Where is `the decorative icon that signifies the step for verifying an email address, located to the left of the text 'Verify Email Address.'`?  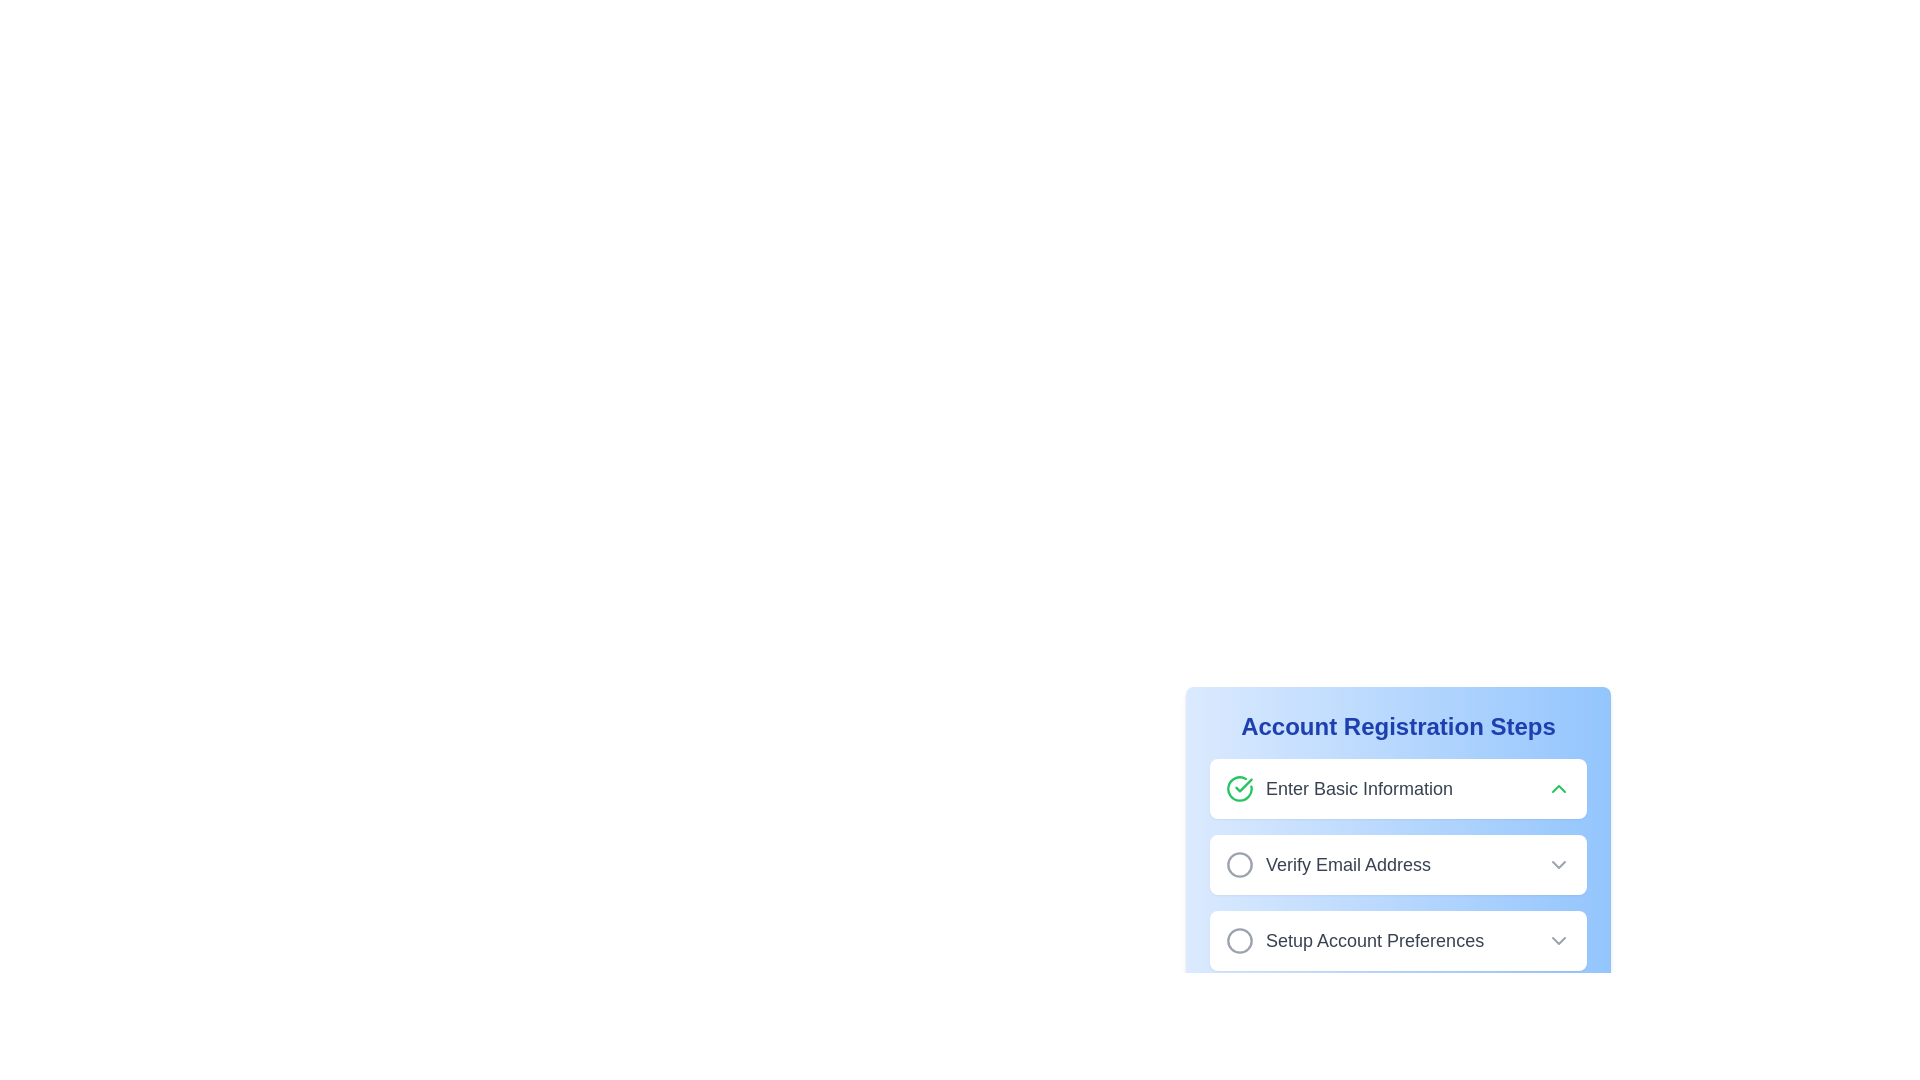 the decorative icon that signifies the step for verifying an email address, located to the left of the text 'Verify Email Address.' is located at coordinates (1238, 863).